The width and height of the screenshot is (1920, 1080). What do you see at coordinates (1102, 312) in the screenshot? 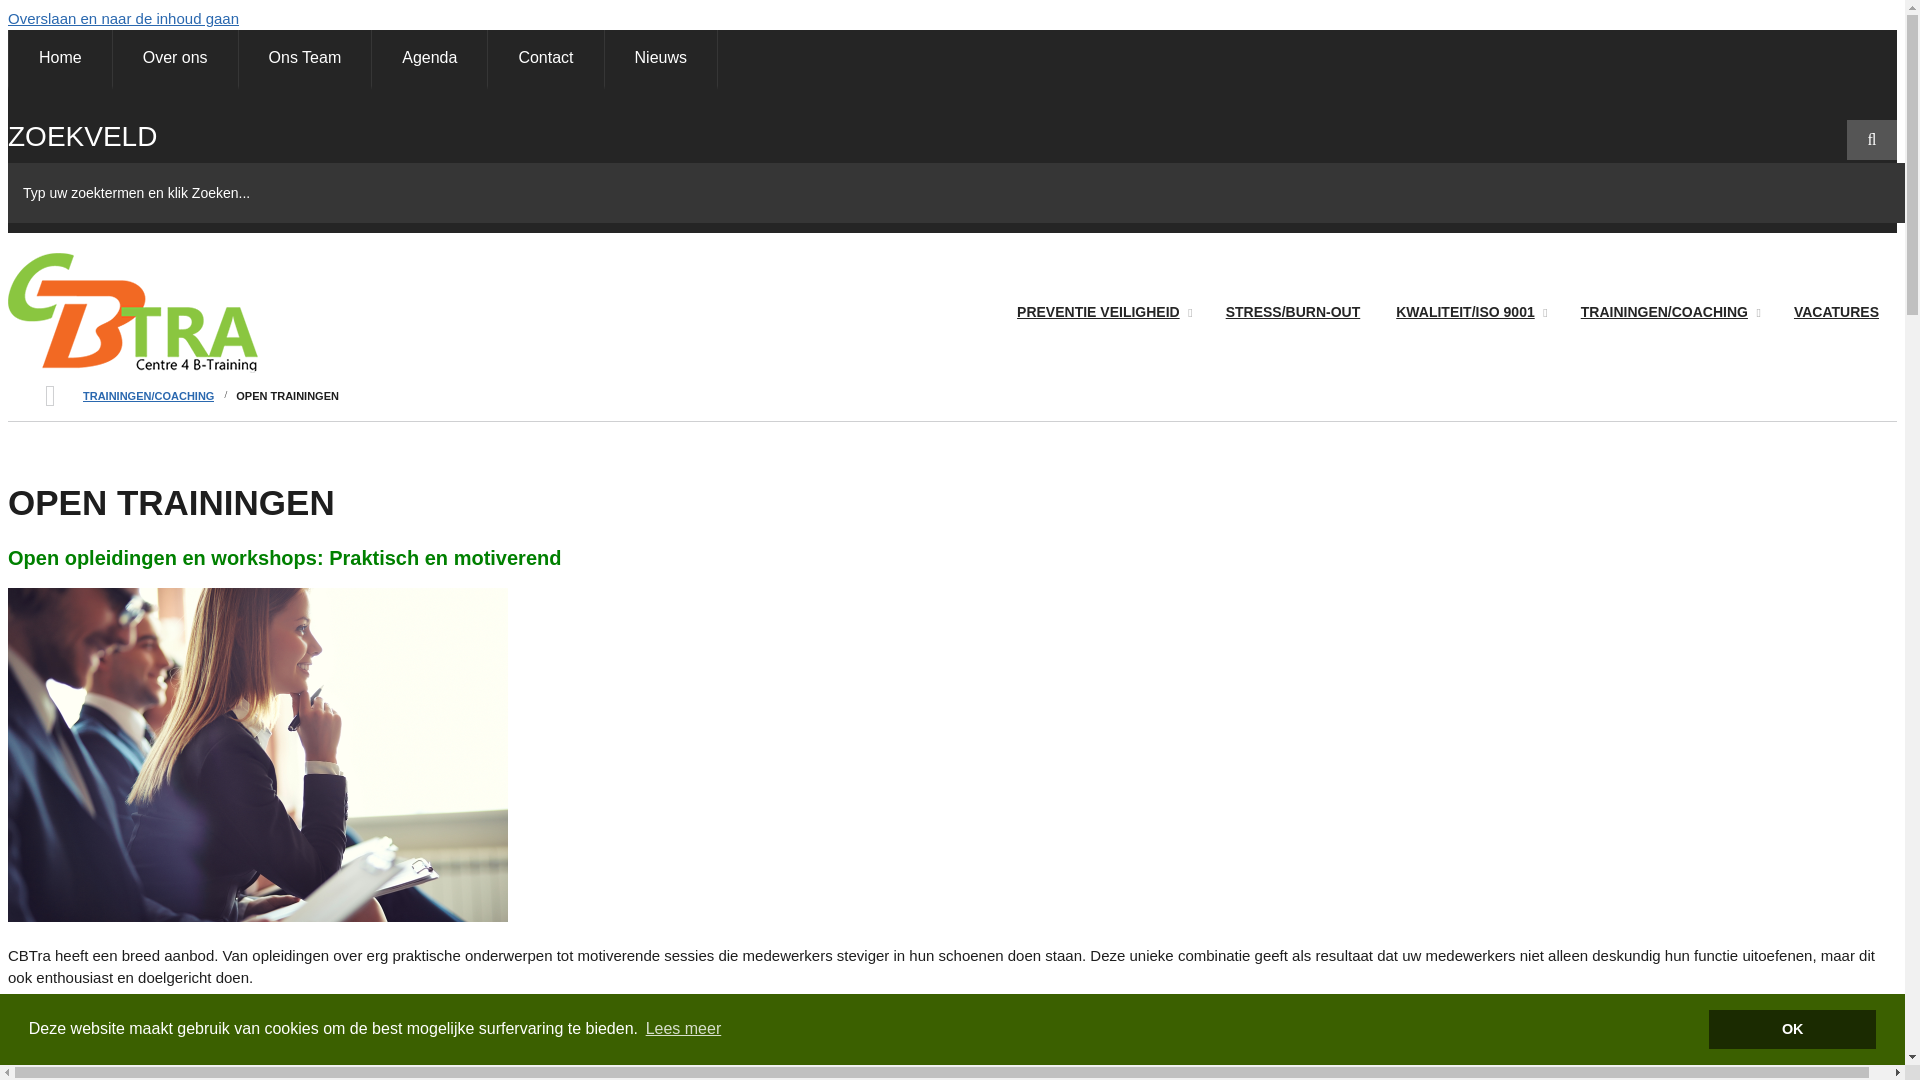
I see `'PREVENTIE VEILIGHEID'` at bounding box center [1102, 312].